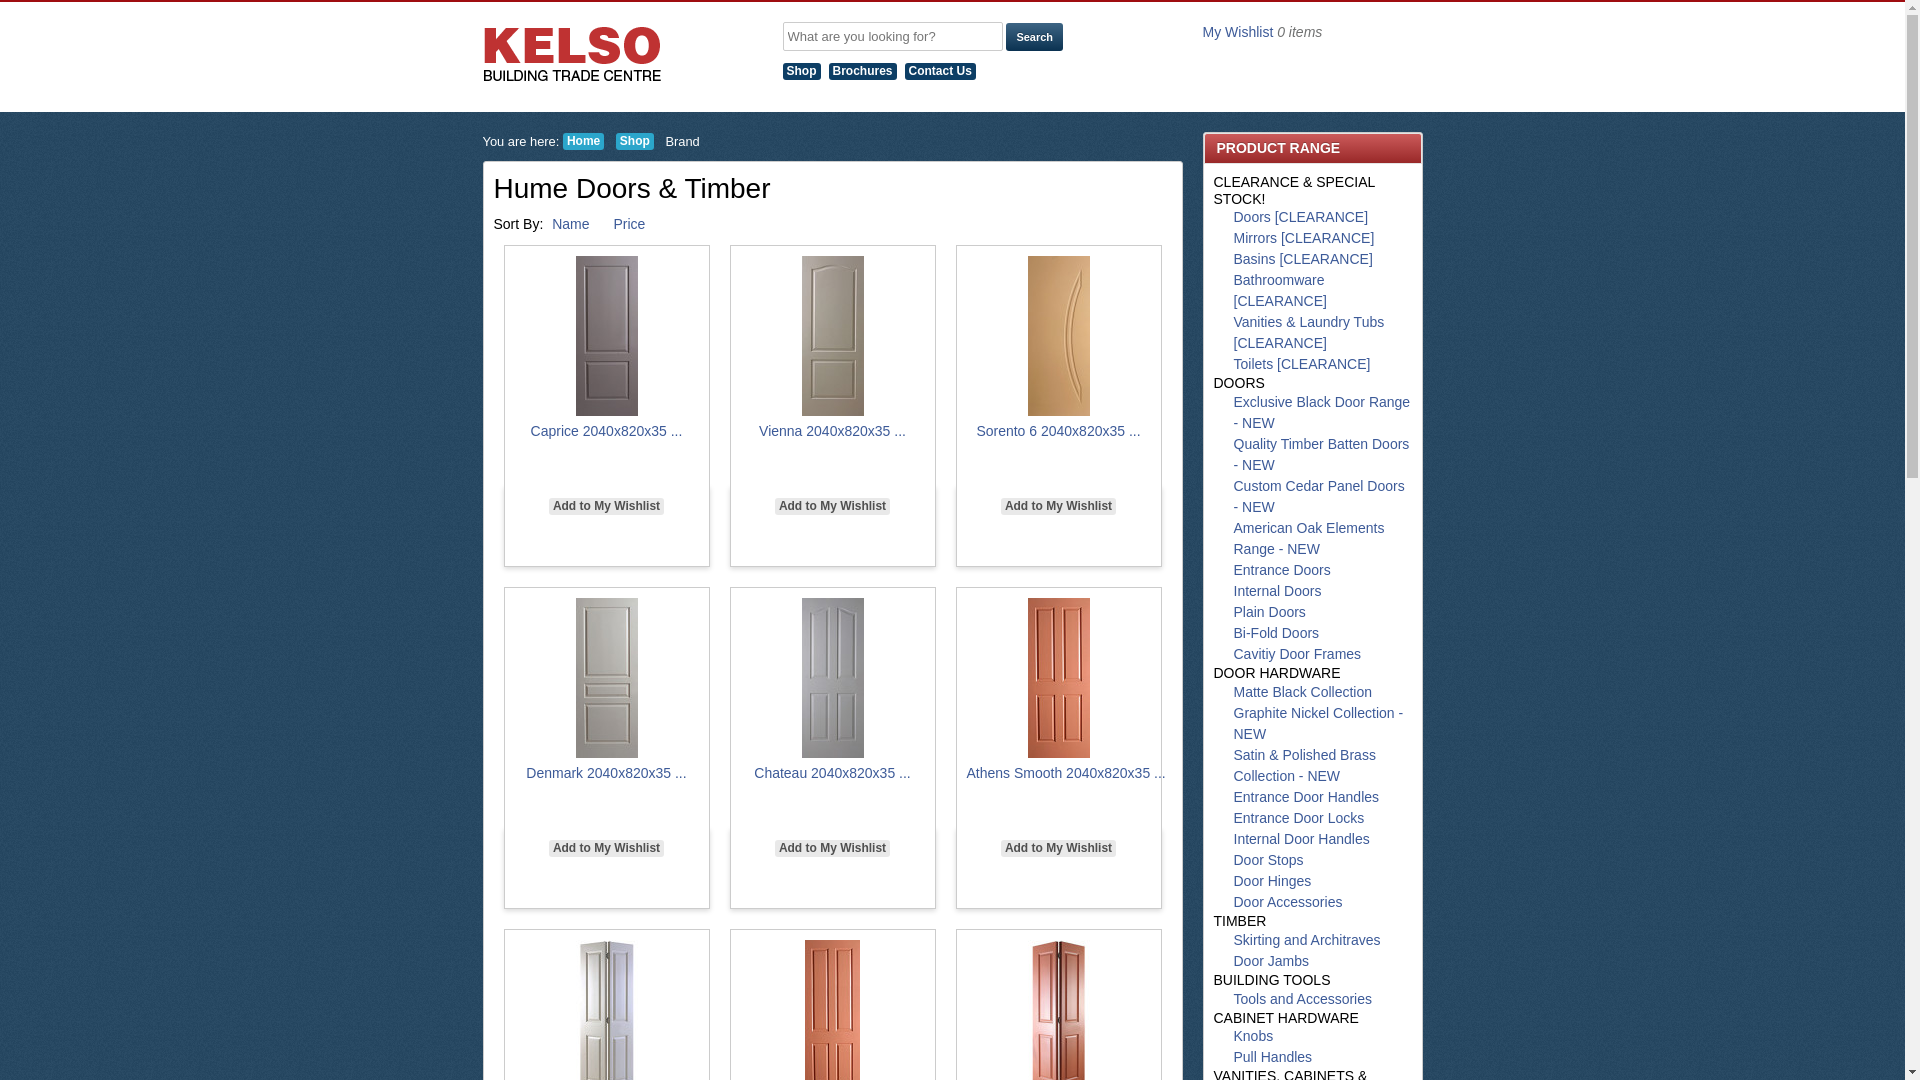 Image resolution: width=1920 pixels, height=1080 pixels. Describe the element at coordinates (1271, 879) in the screenshot. I see `'Door Hinges'` at that location.